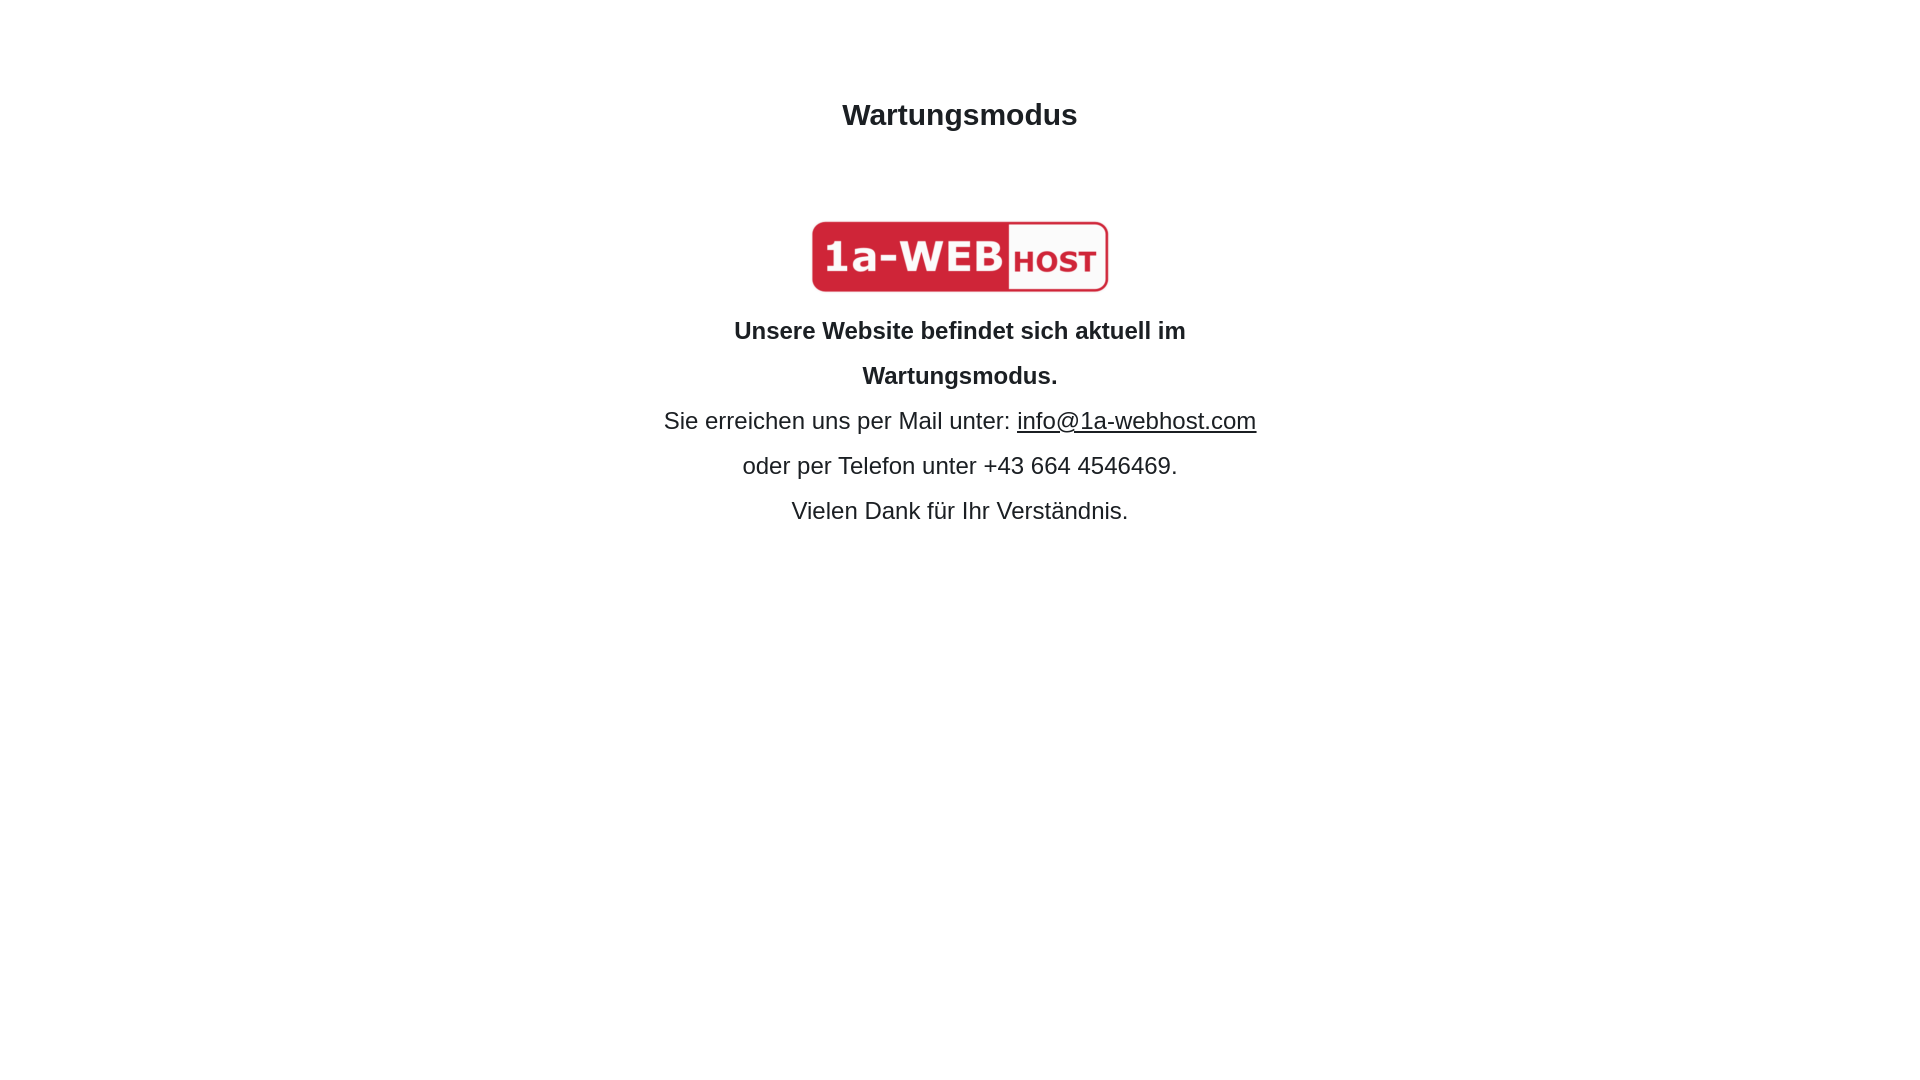 Image resolution: width=1920 pixels, height=1080 pixels. What do you see at coordinates (1136, 419) in the screenshot?
I see `'info@1a-webhost.com'` at bounding box center [1136, 419].